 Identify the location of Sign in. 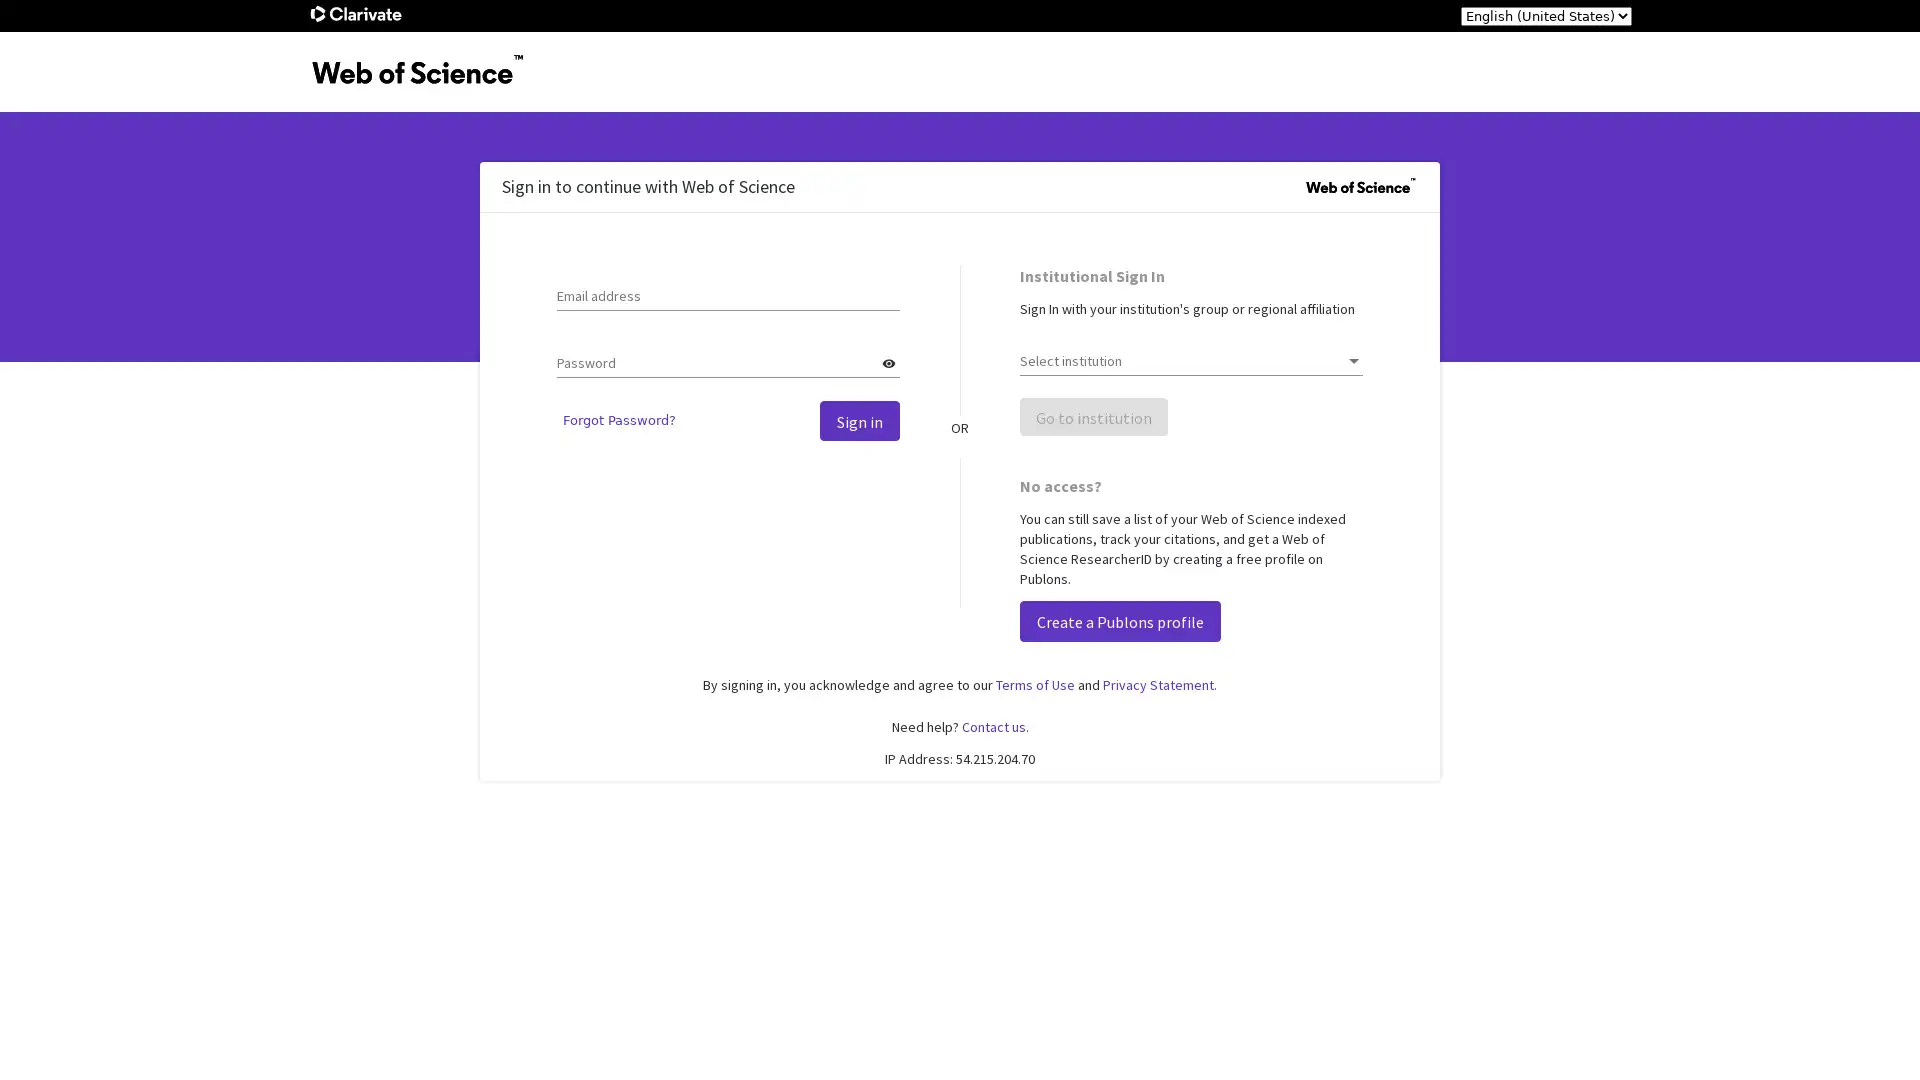
(859, 419).